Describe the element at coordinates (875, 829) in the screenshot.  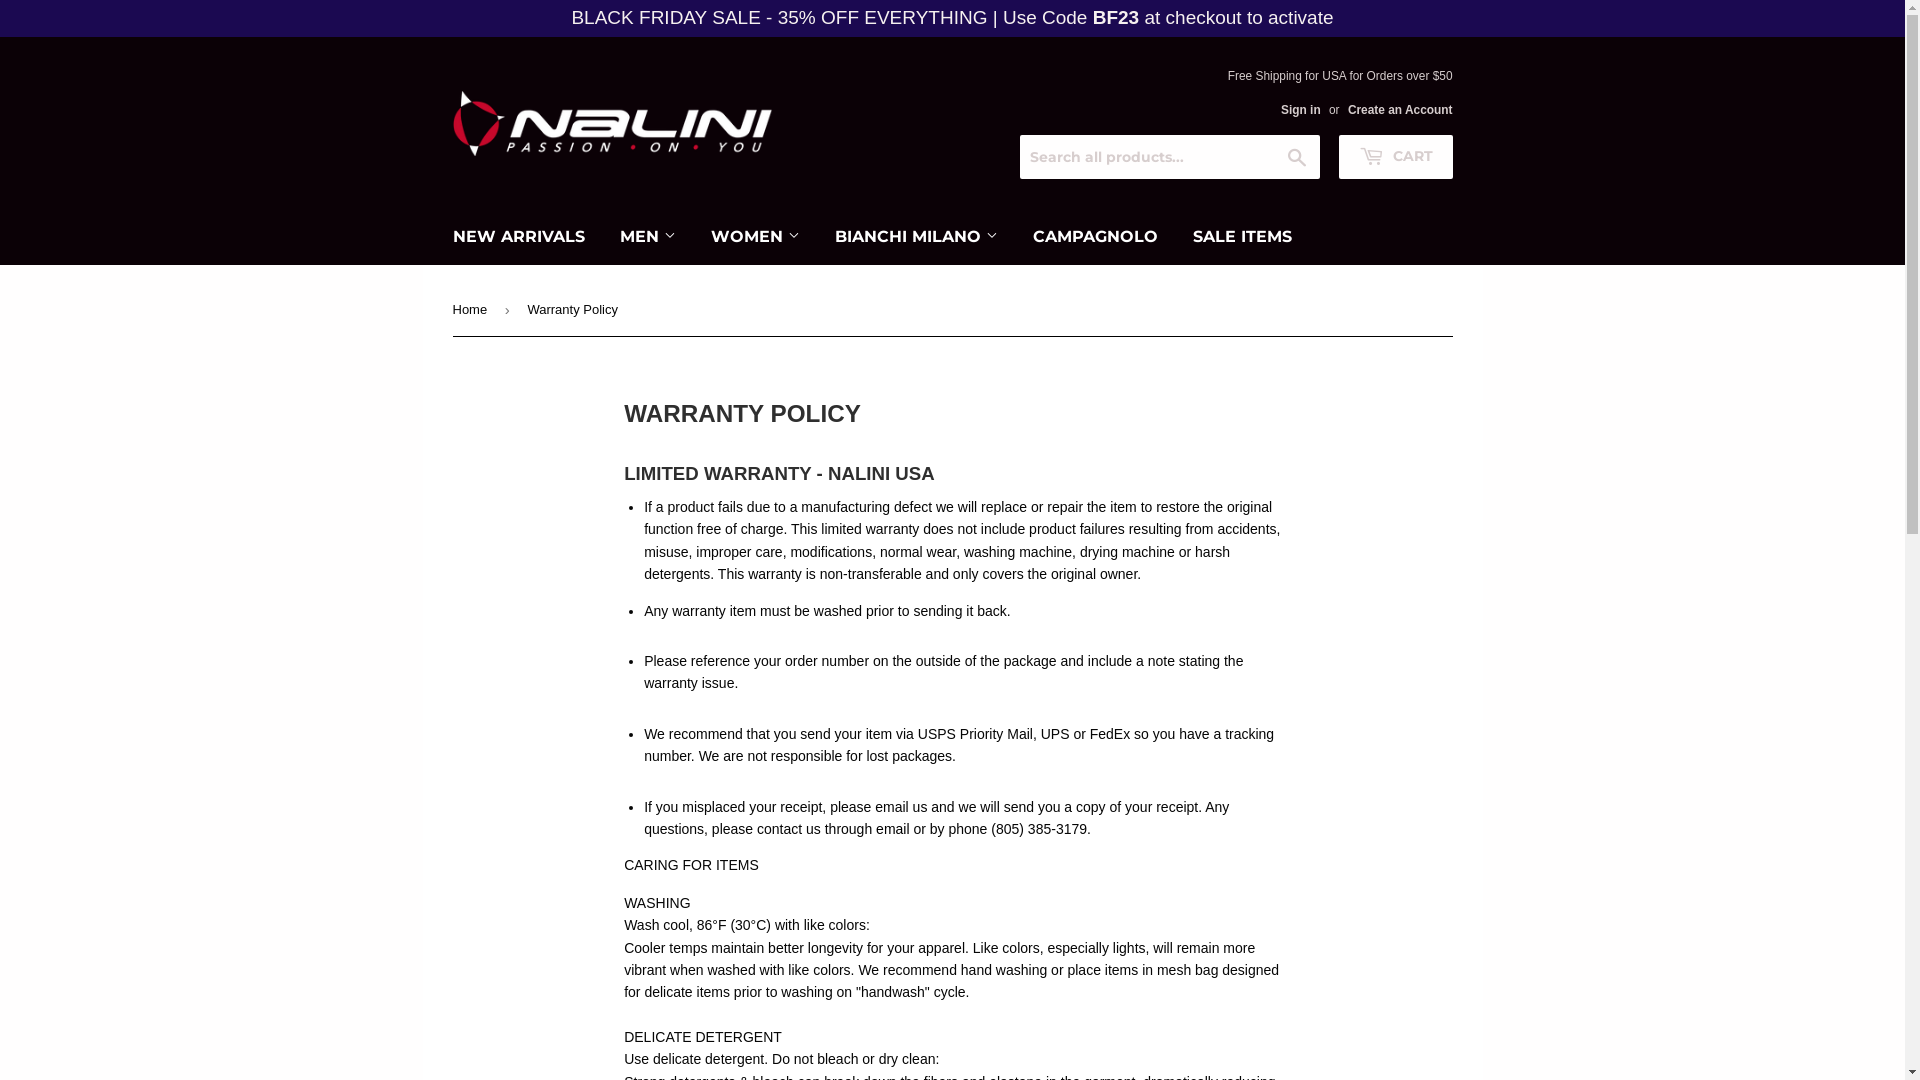
I see `'email'` at that location.